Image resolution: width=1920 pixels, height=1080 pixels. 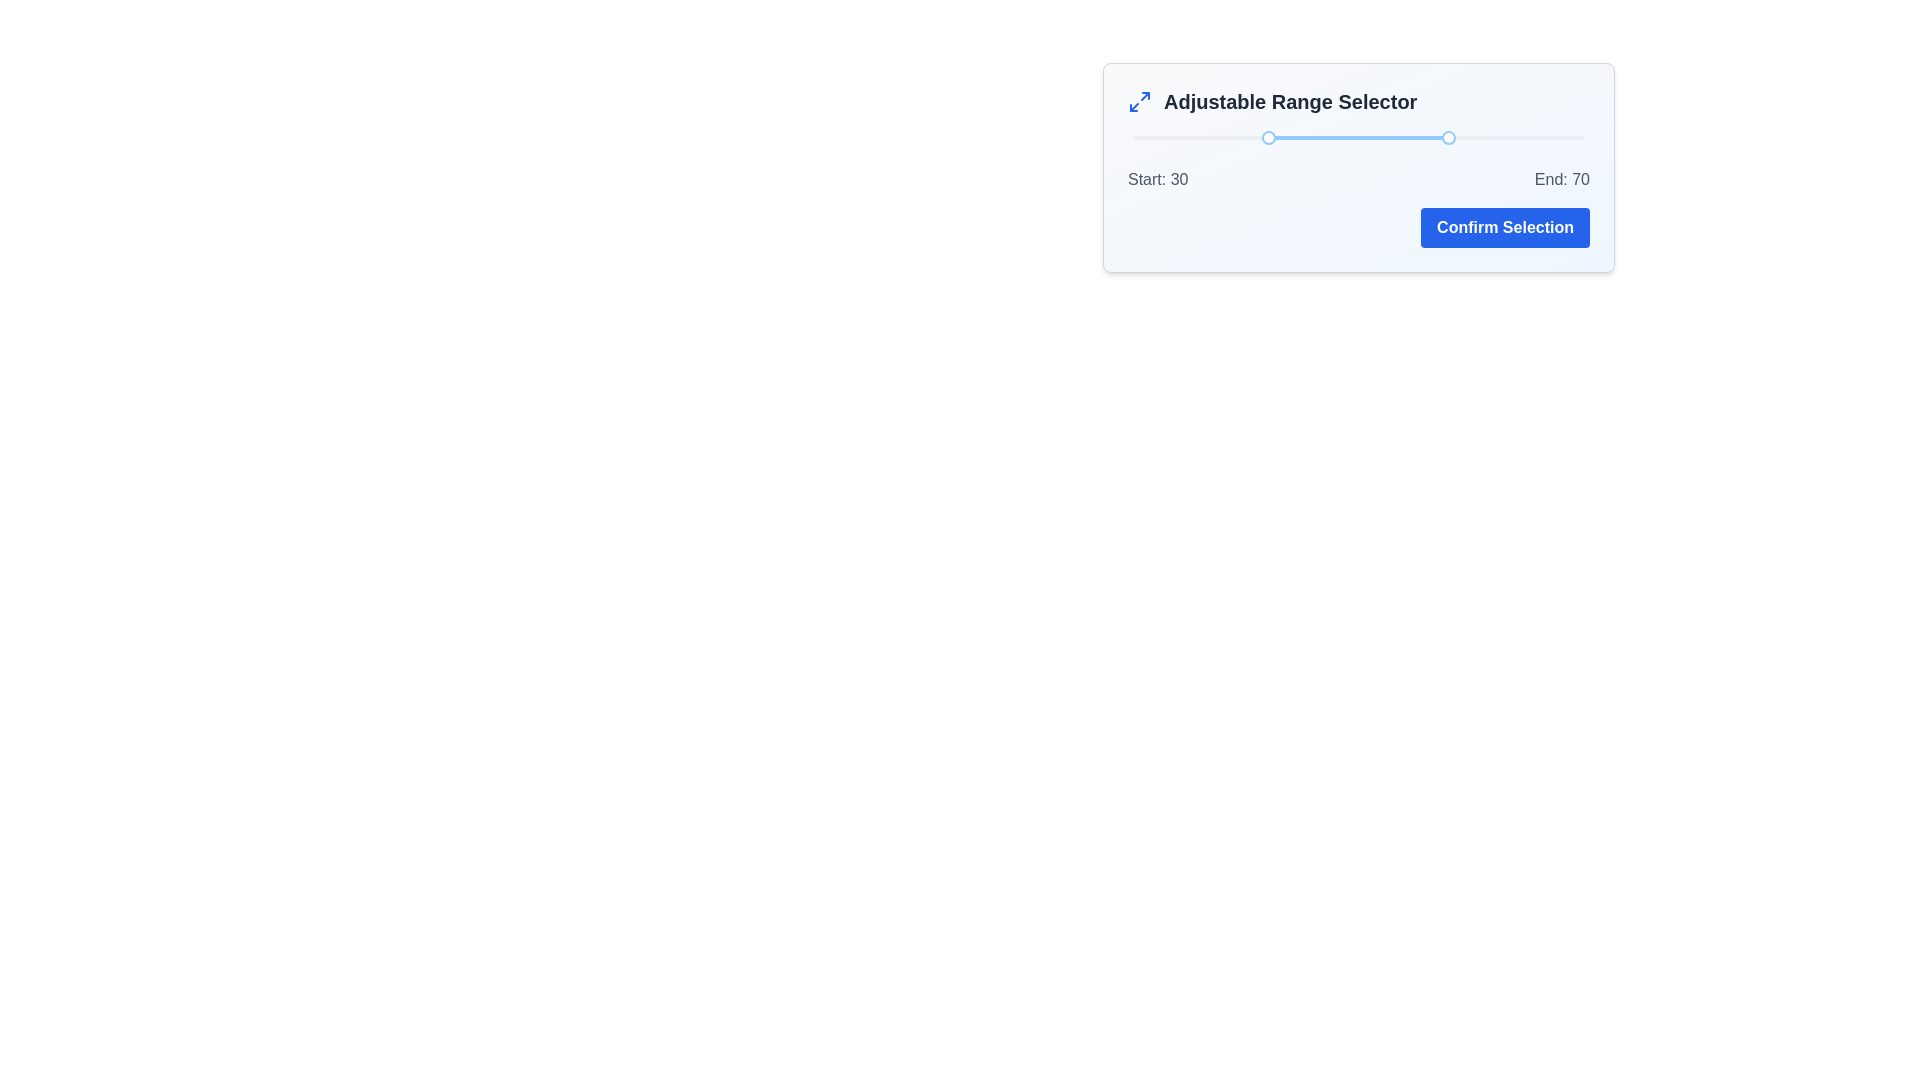 What do you see at coordinates (1482, 137) in the screenshot?
I see `the slider` at bounding box center [1482, 137].